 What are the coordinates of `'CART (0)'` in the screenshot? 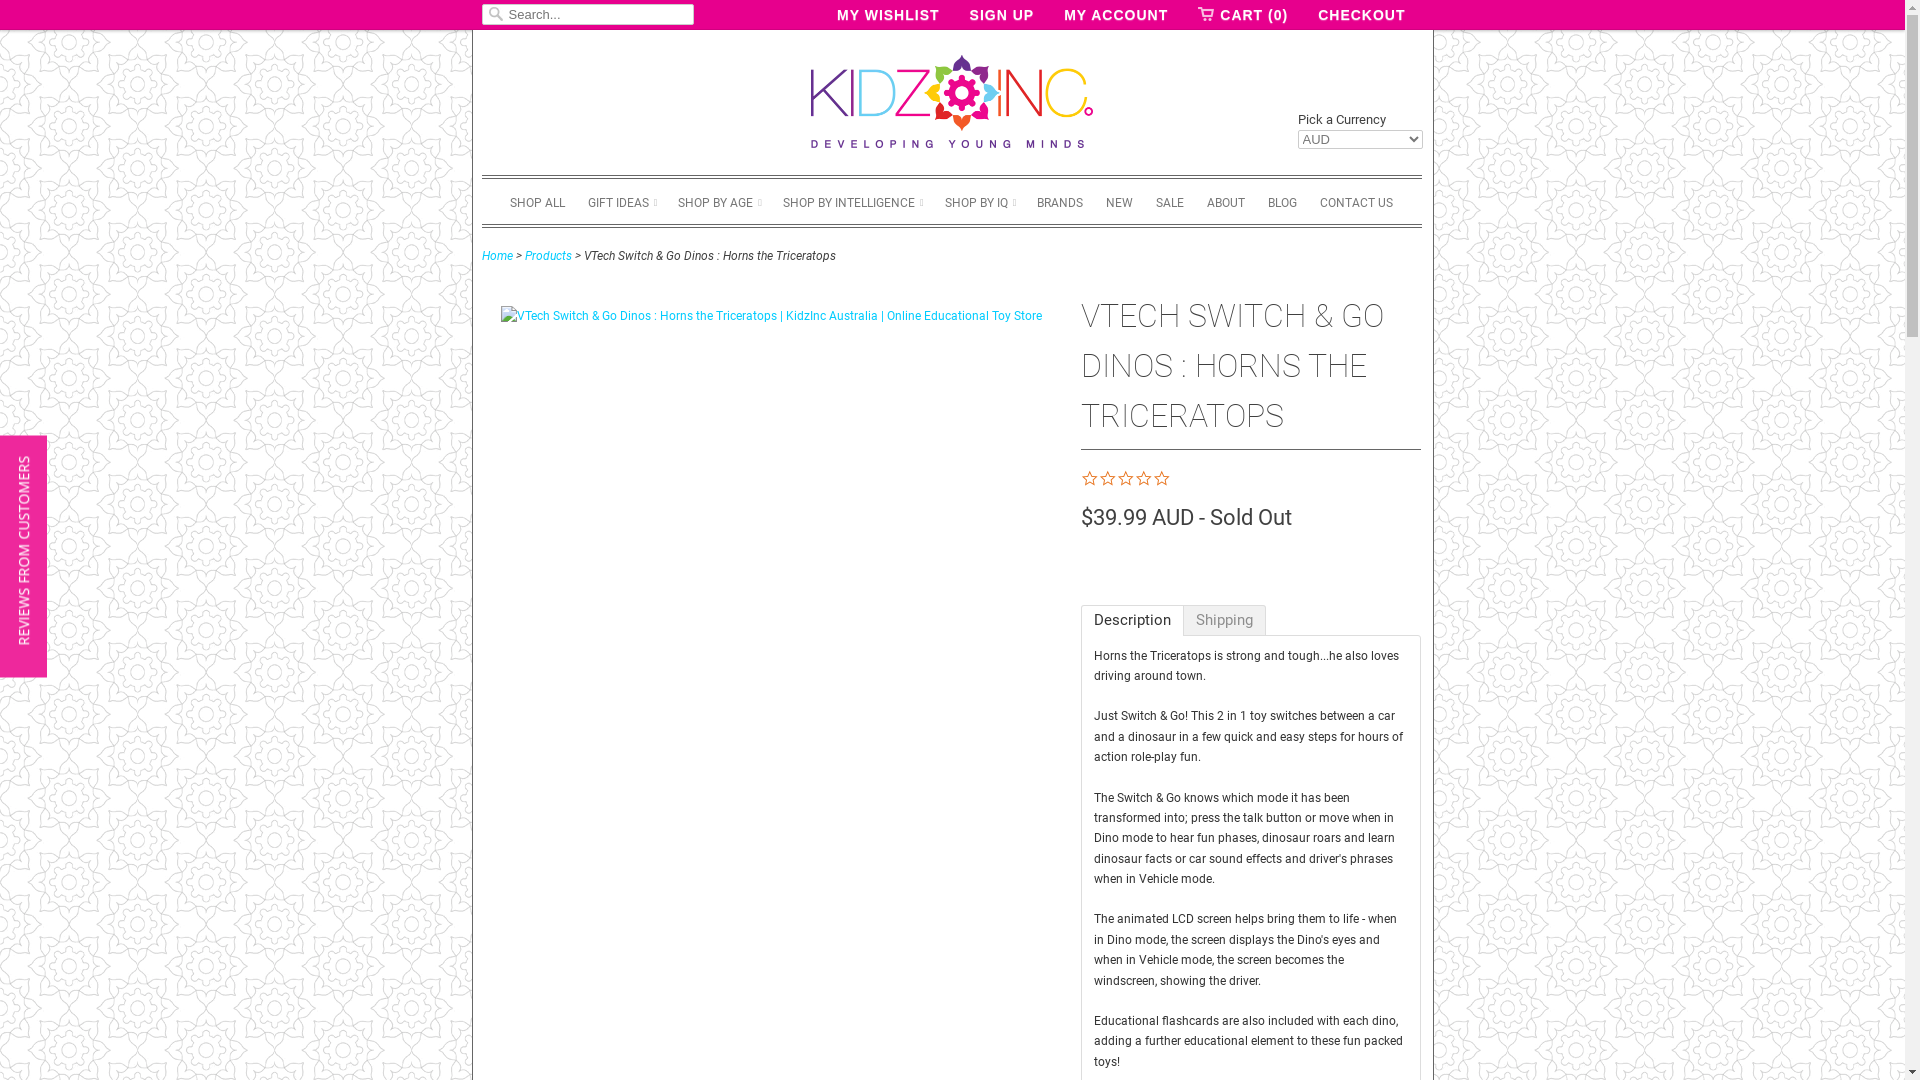 It's located at (1198, 15).